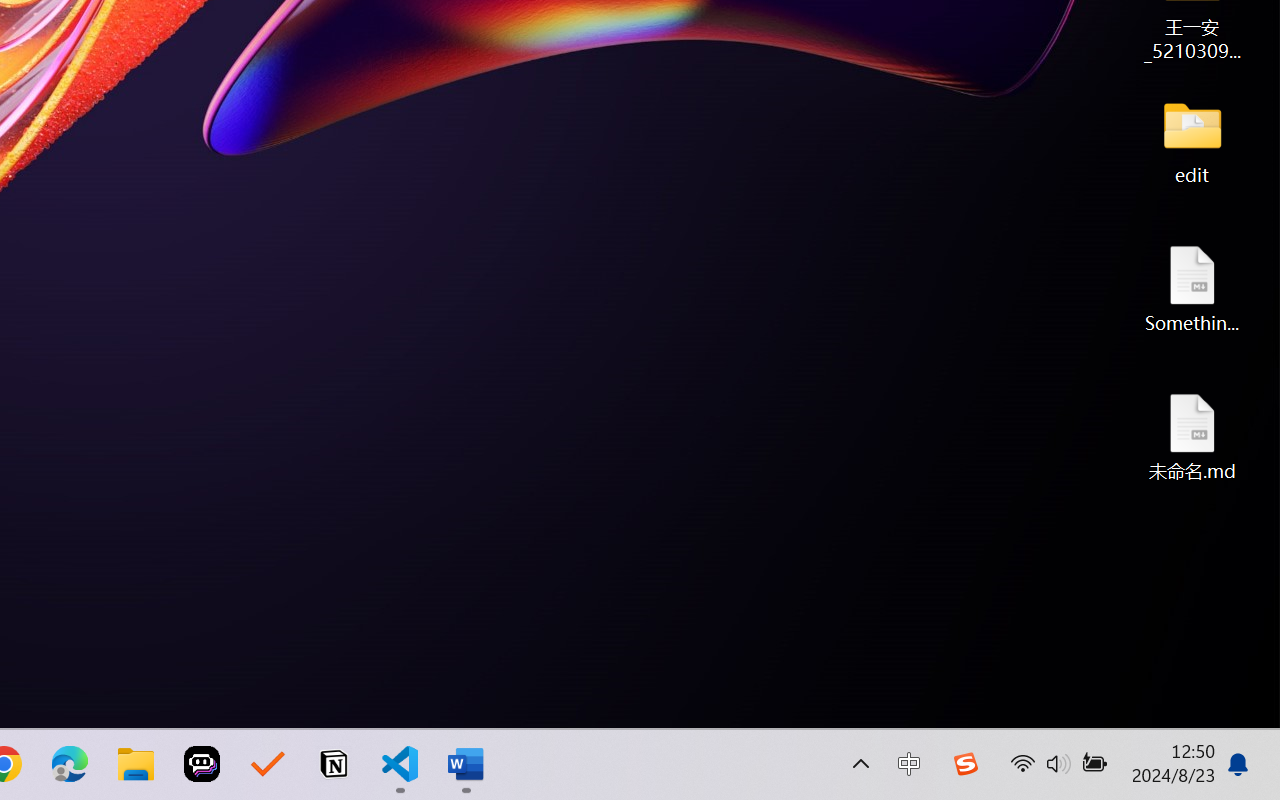 The height and width of the screenshot is (800, 1280). Describe the element at coordinates (1192, 140) in the screenshot. I see `'edit'` at that location.